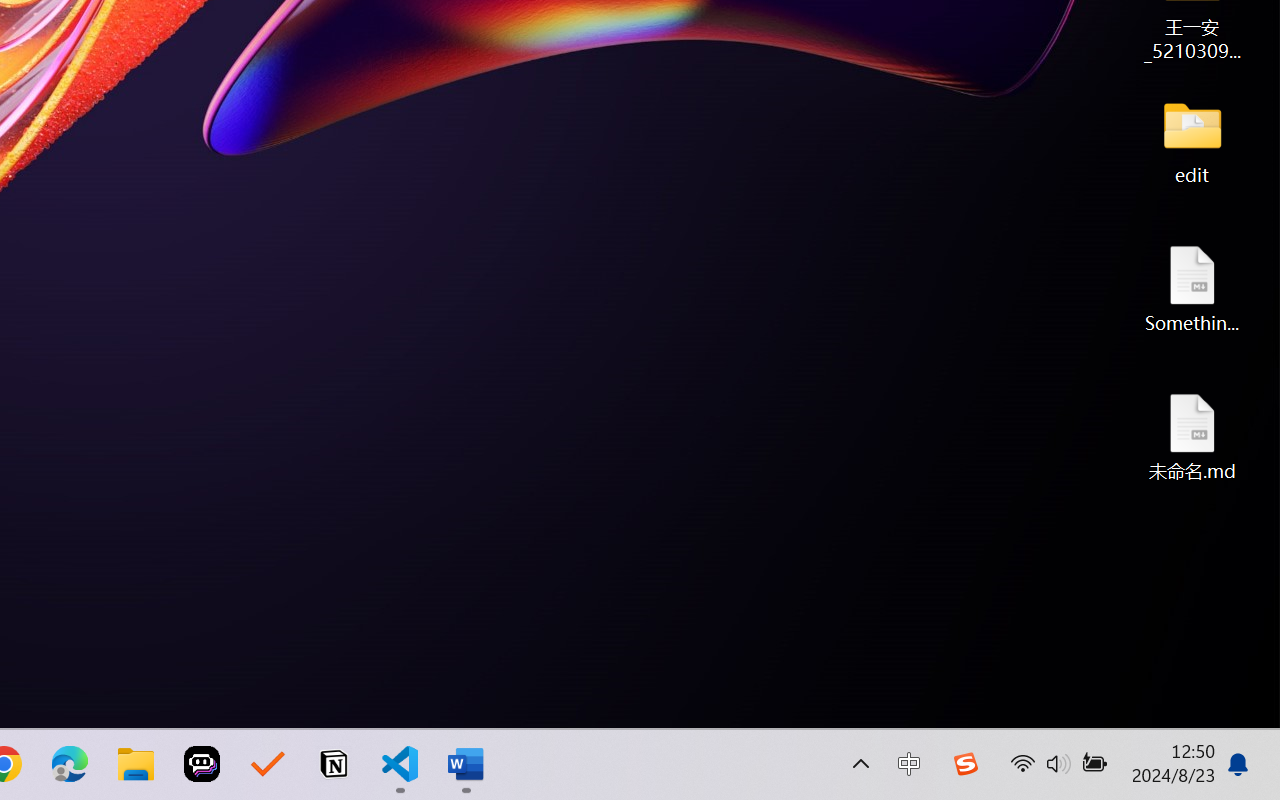 The height and width of the screenshot is (800, 1280). Describe the element at coordinates (1192, 140) in the screenshot. I see `'edit'` at that location.